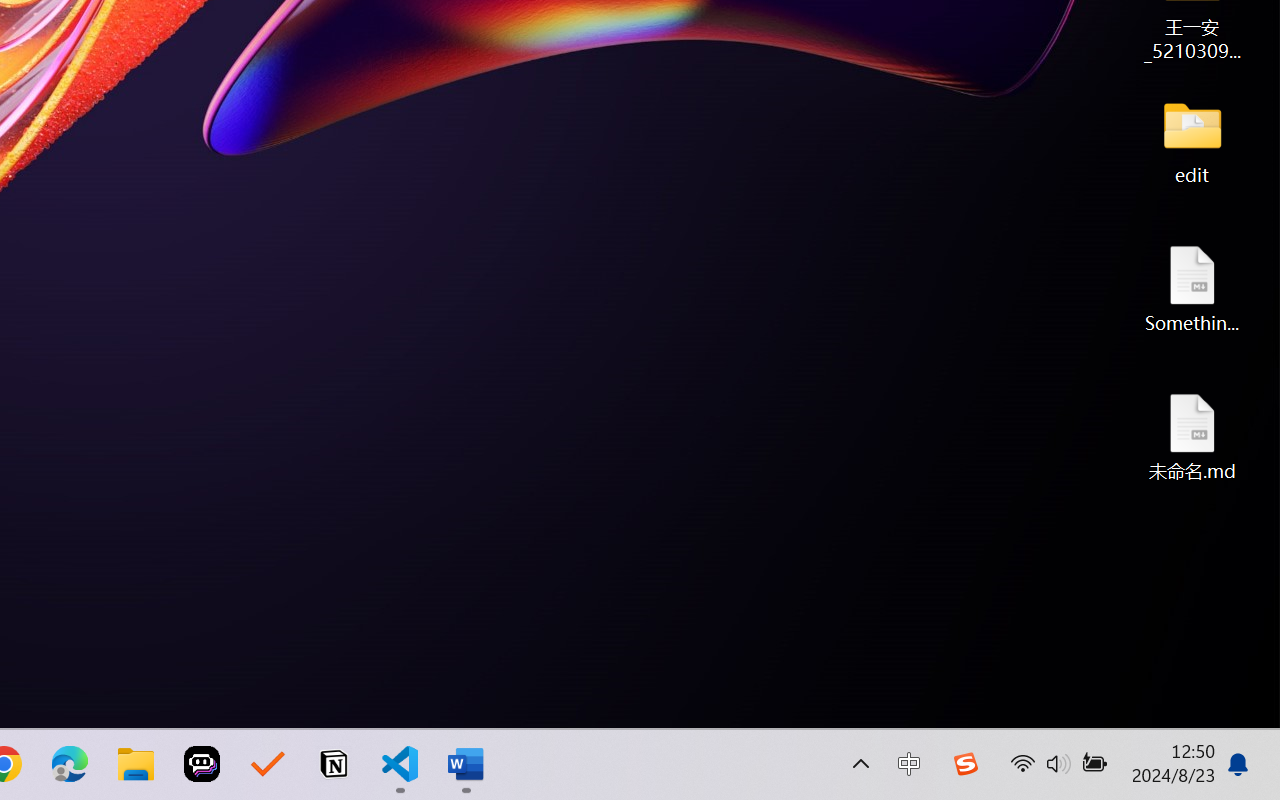 The height and width of the screenshot is (800, 1280). Describe the element at coordinates (1192, 140) in the screenshot. I see `'edit'` at that location.